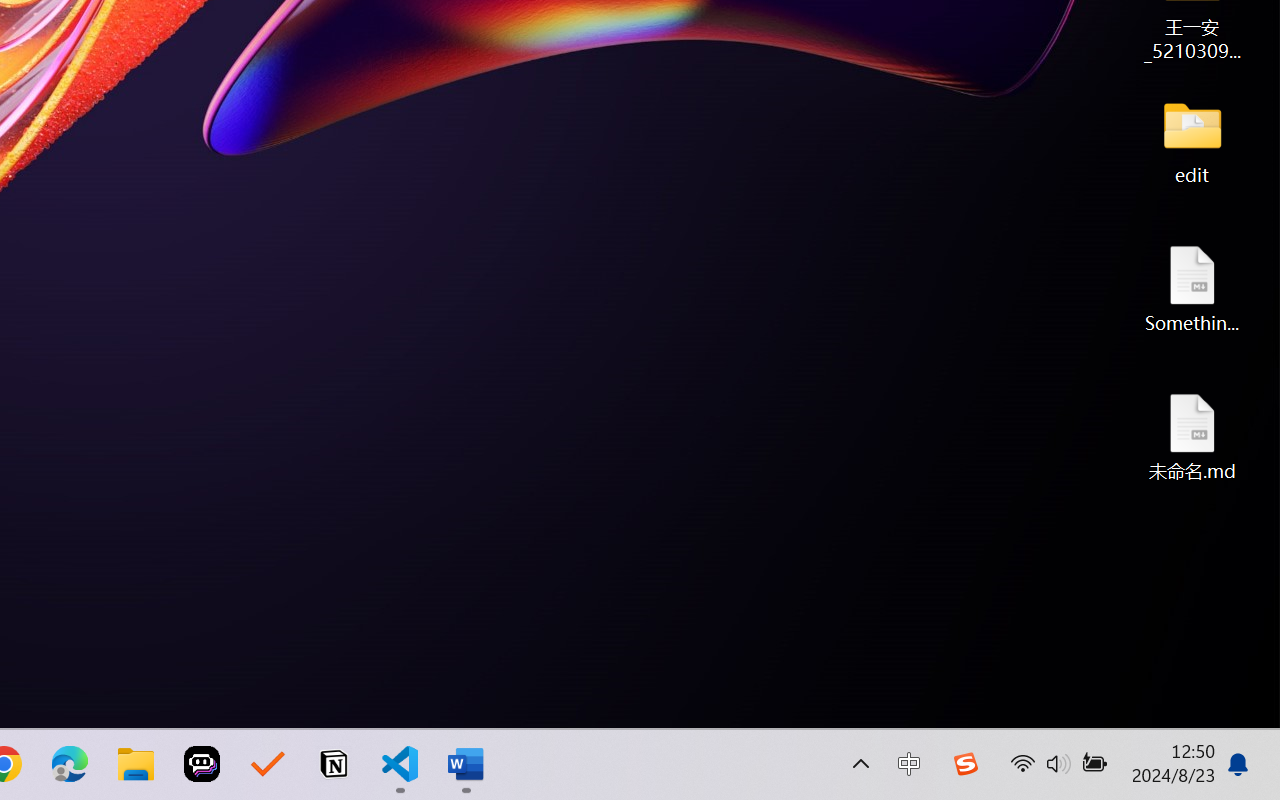 The height and width of the screenshot is (800, 1280). Describe the element at coordinates (1192, 140) in the screenshot. I see `'edit'` at that location.